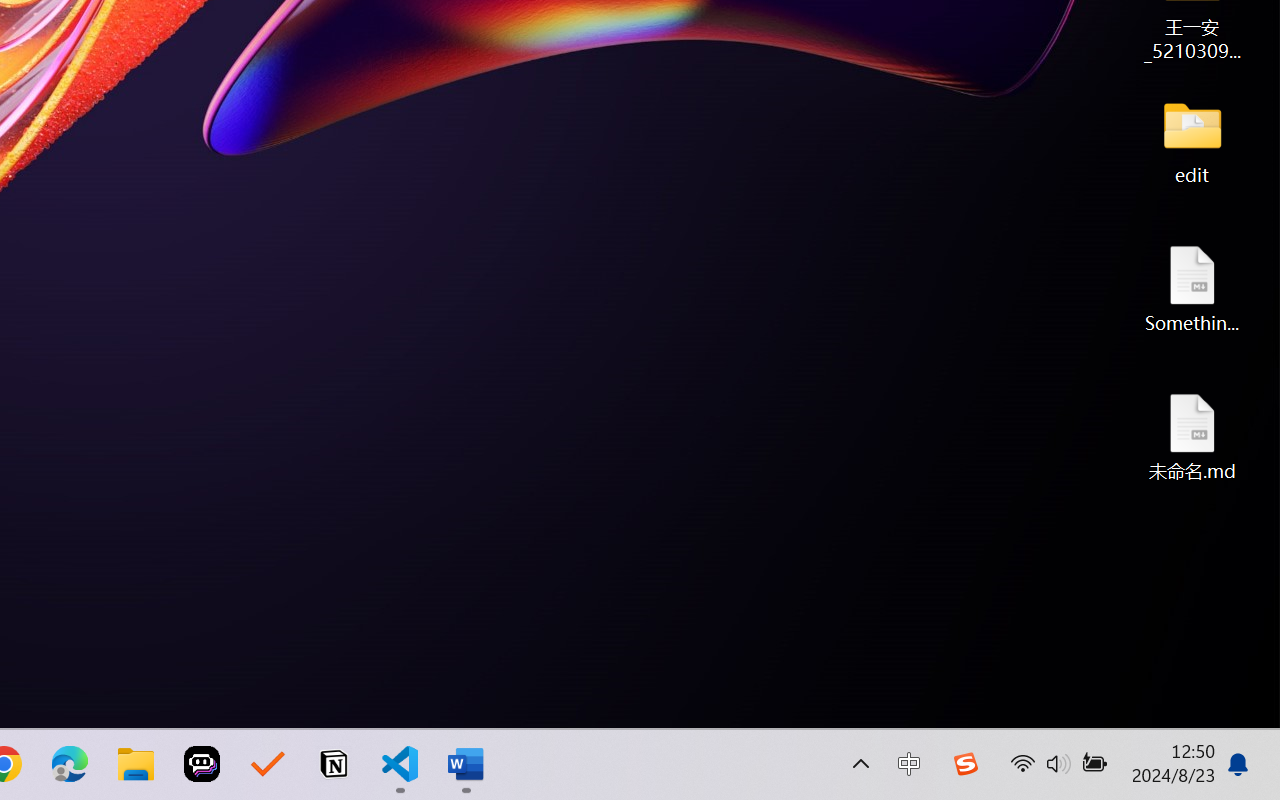 The height and width of the screenshot is (800, 1280). Describe the element at coordinates (1192, 140) in the screenshot. I see `'edit'` at that location.